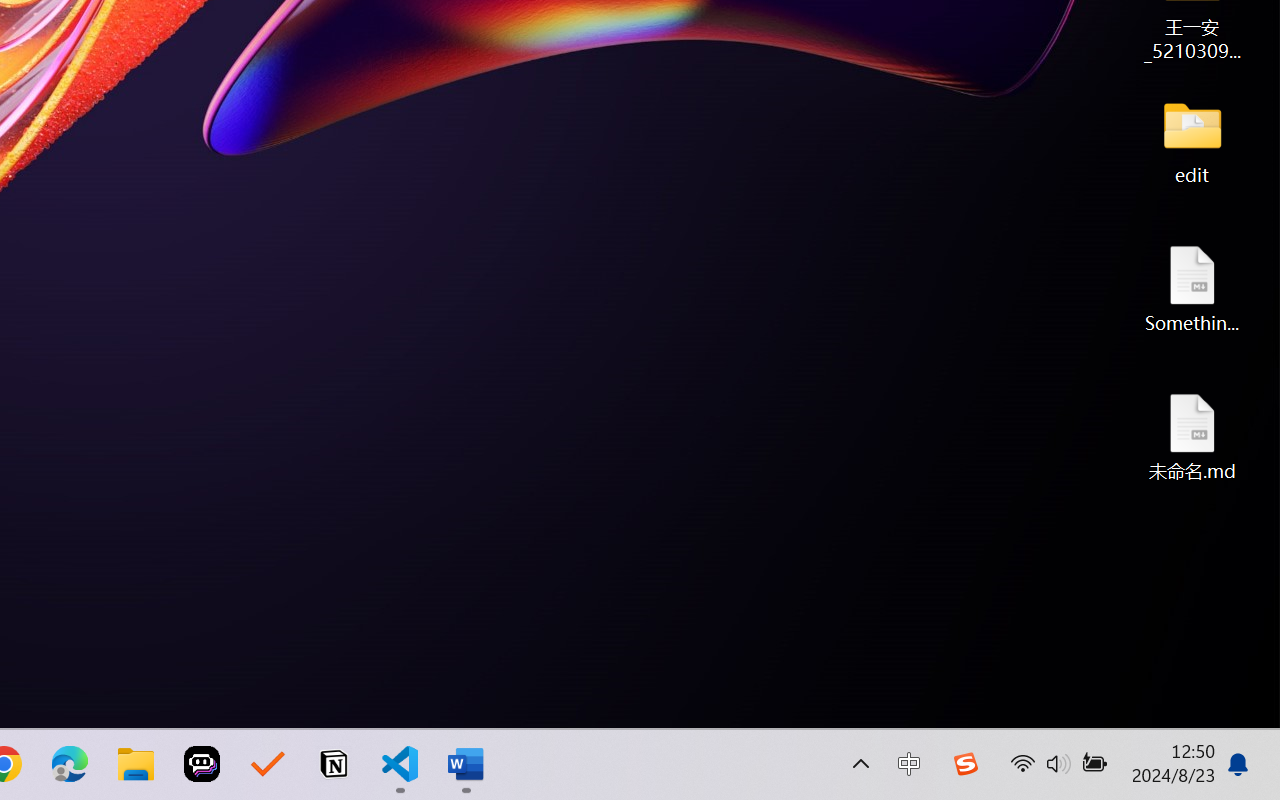 The height and width of the screenshot is (800, 1280). Describe the element at coordinates (1192, 140) in the screenshot. I see `'edit'` at that location.